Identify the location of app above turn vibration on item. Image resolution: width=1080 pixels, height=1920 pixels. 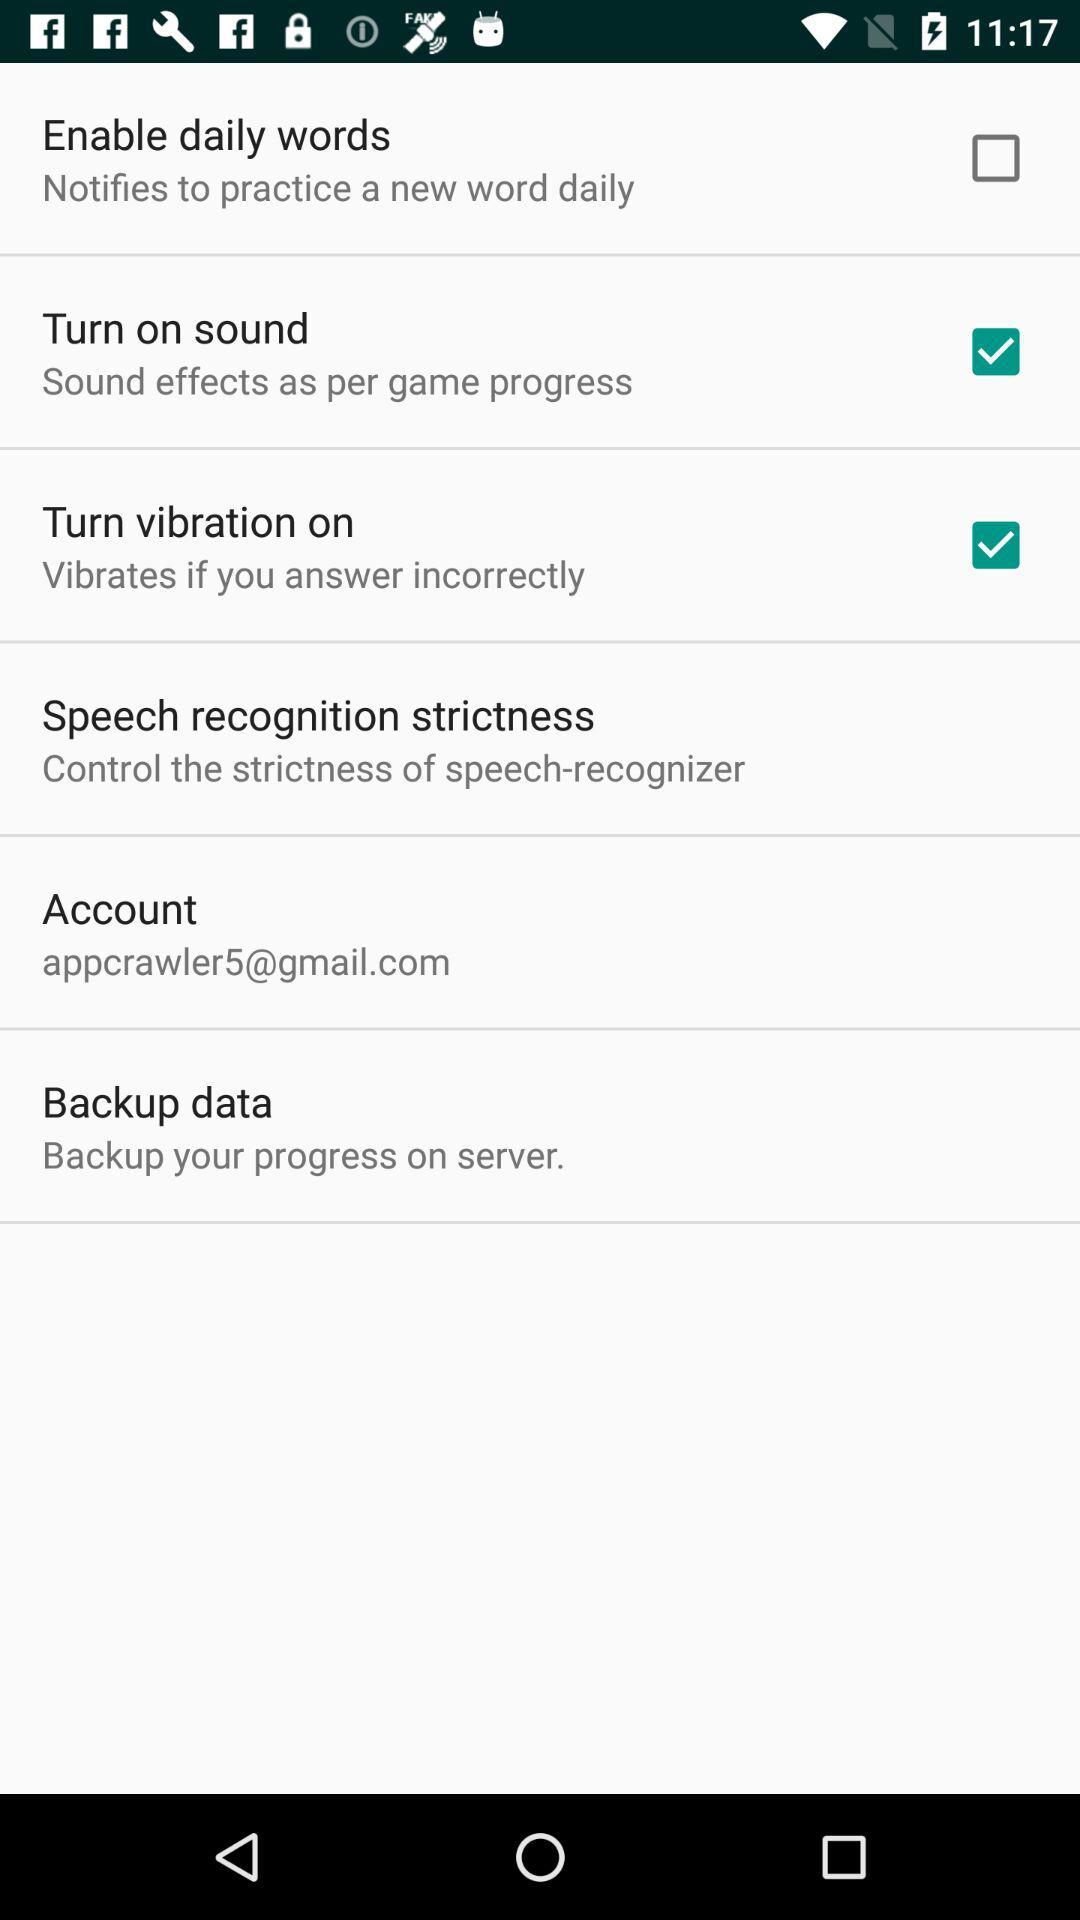
(336, 380).